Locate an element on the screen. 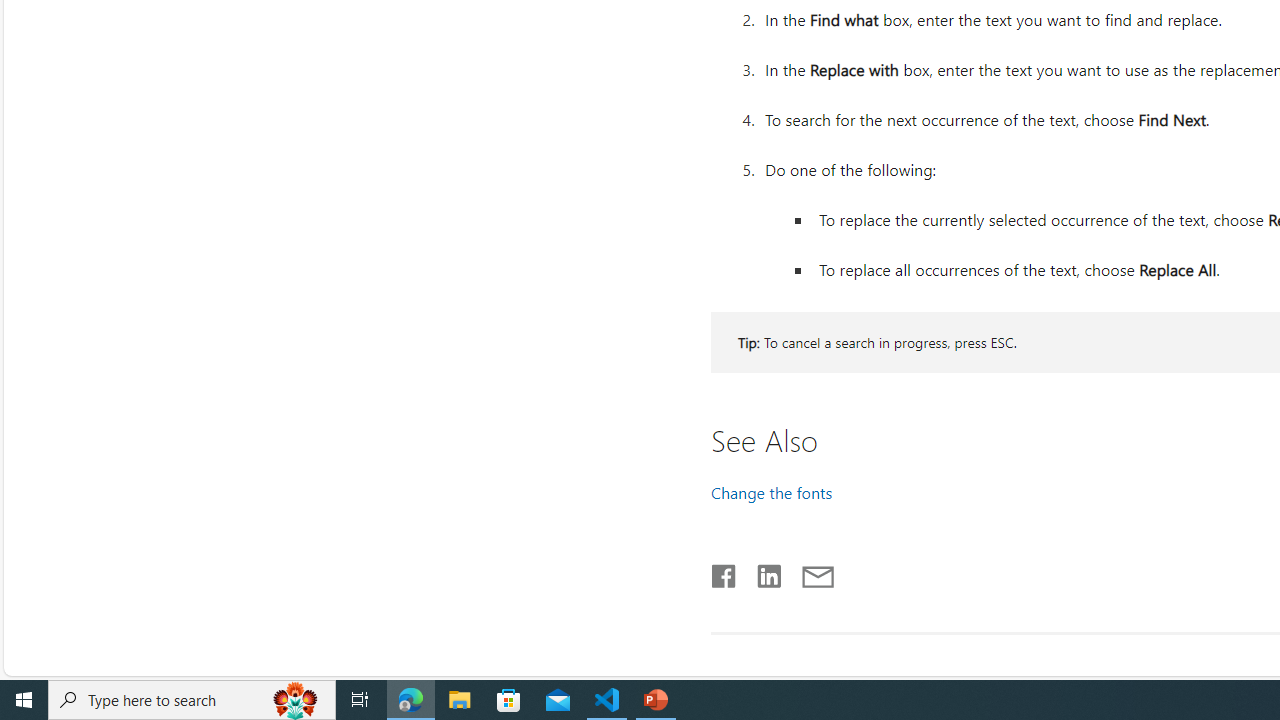 Image resolution: width=1280 pixels, height=720 pixels. 'Email' is located at coordinates (817, 572).